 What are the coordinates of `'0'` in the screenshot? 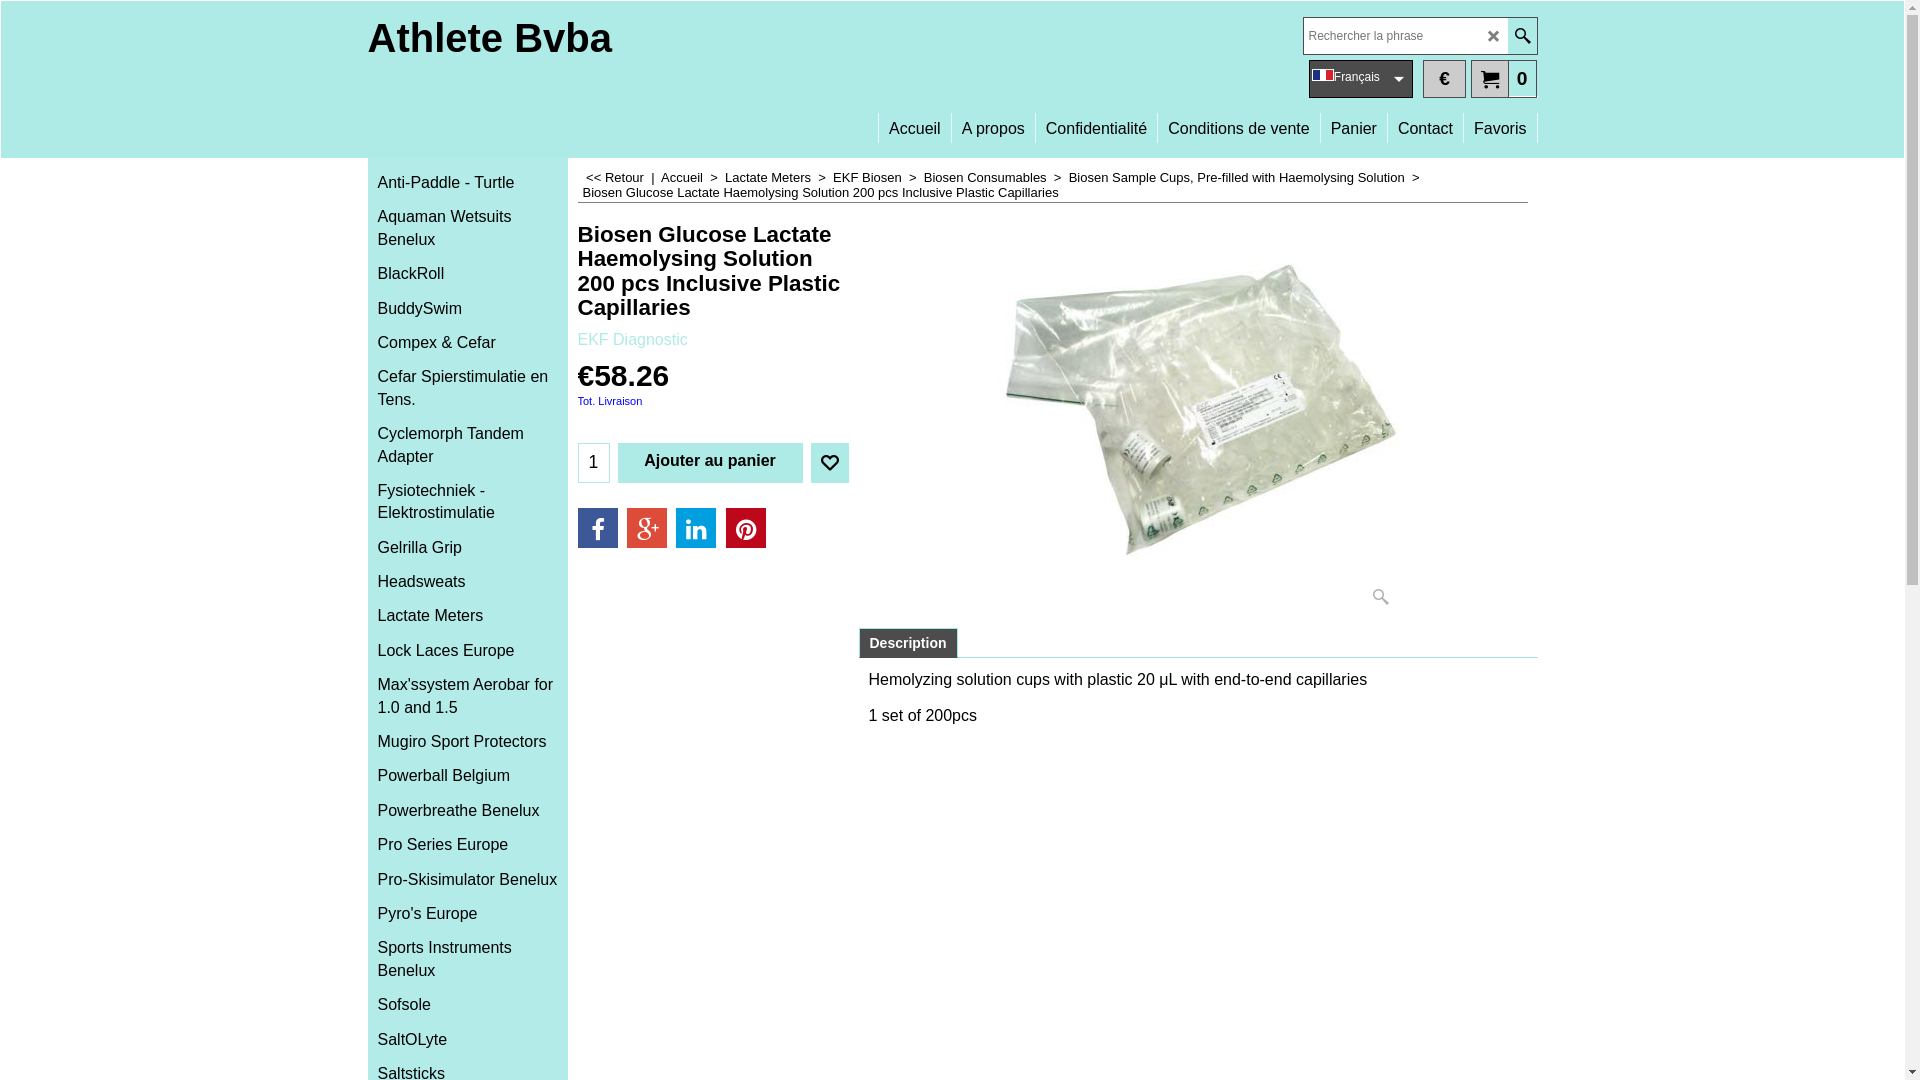 It's located at (1470, 76).